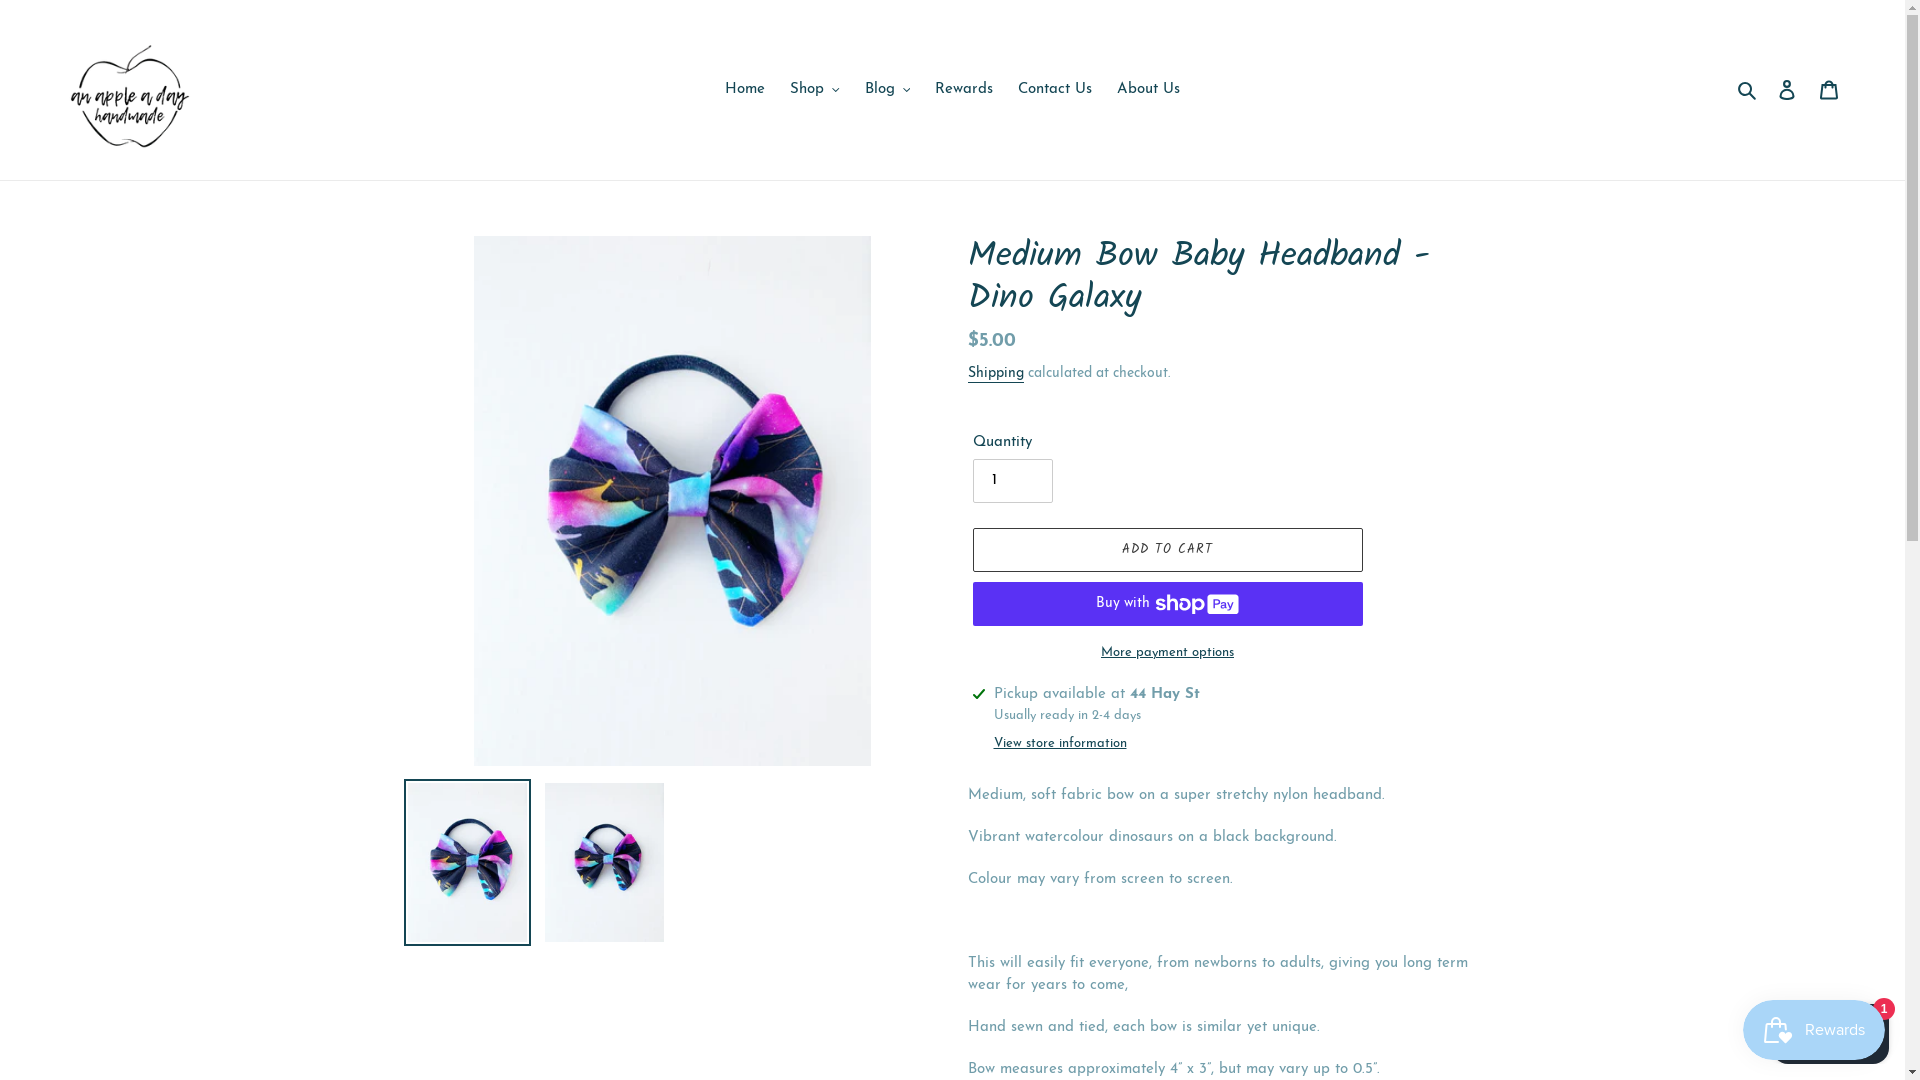 The image size is (1920, 1080). I want to click on 'Shop', so click(778, 90).